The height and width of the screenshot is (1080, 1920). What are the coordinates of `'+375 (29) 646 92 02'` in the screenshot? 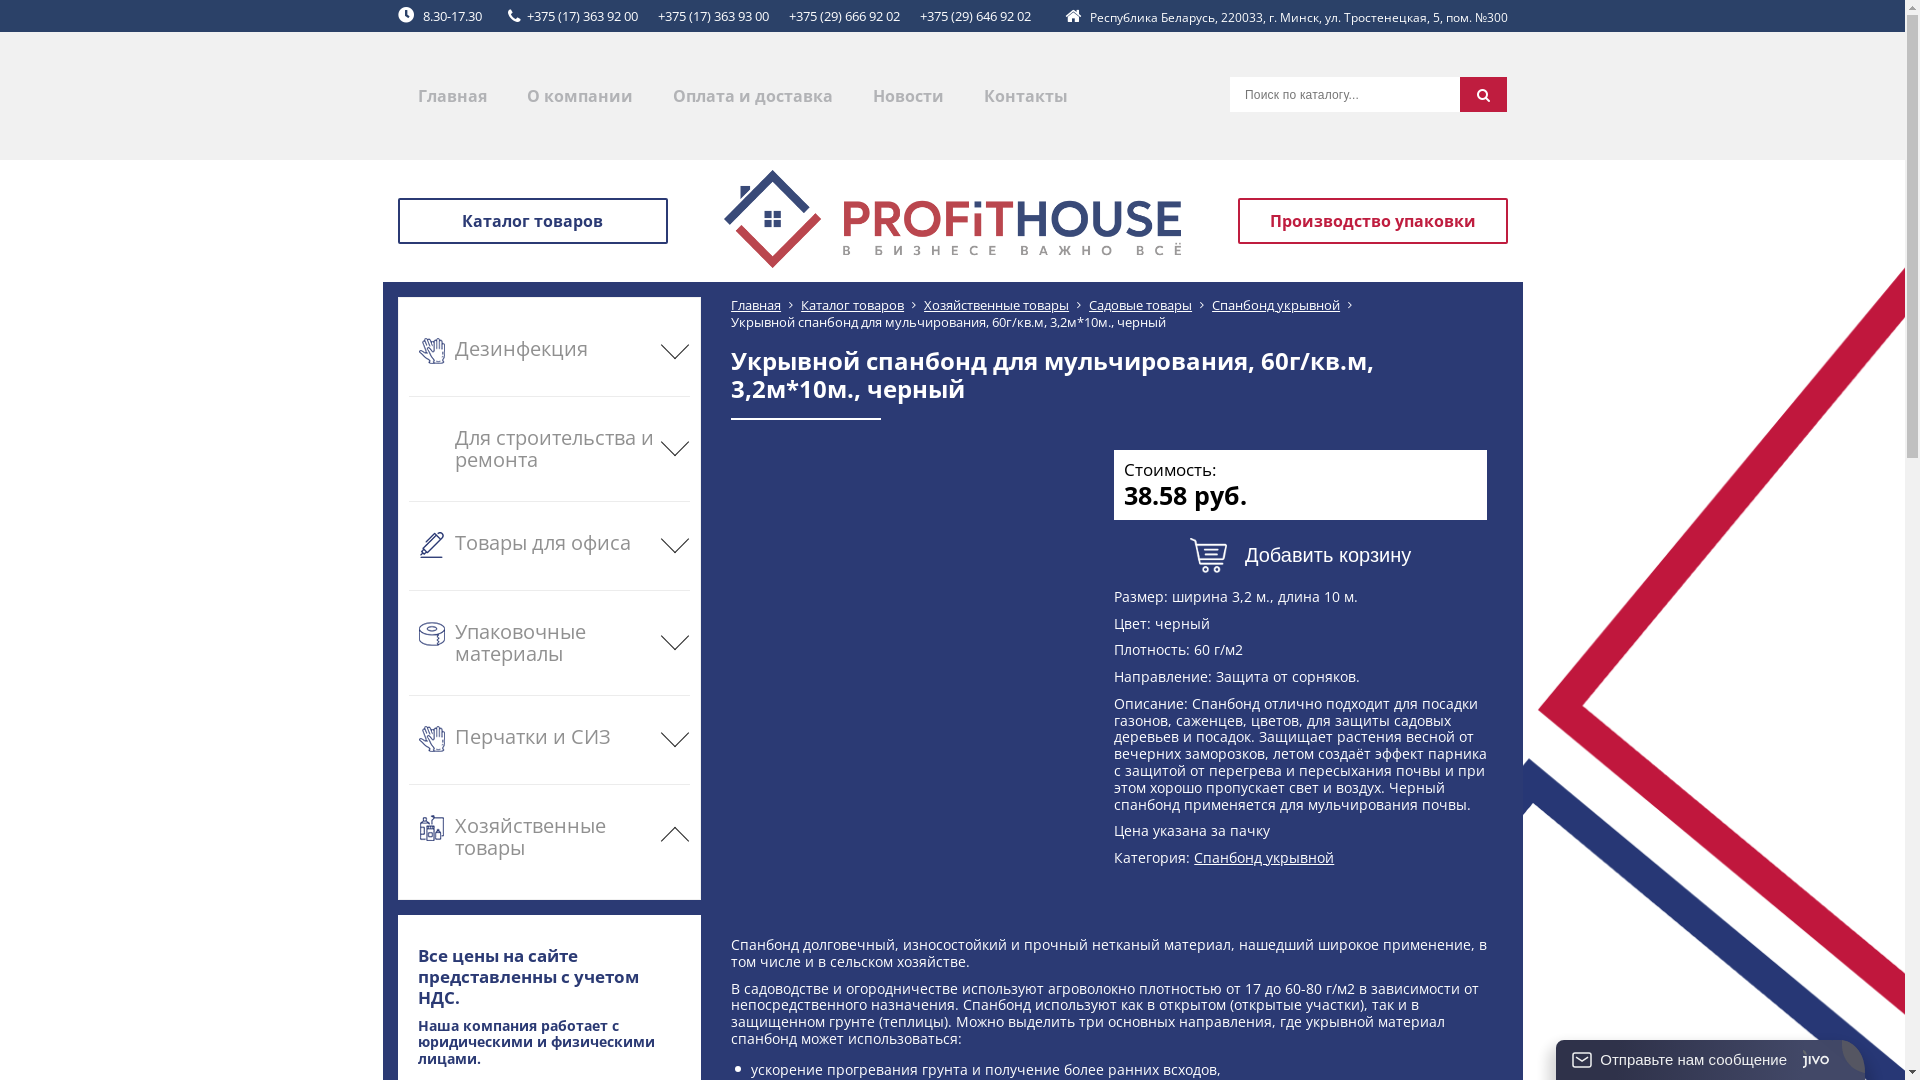 It's located at (975, 16).